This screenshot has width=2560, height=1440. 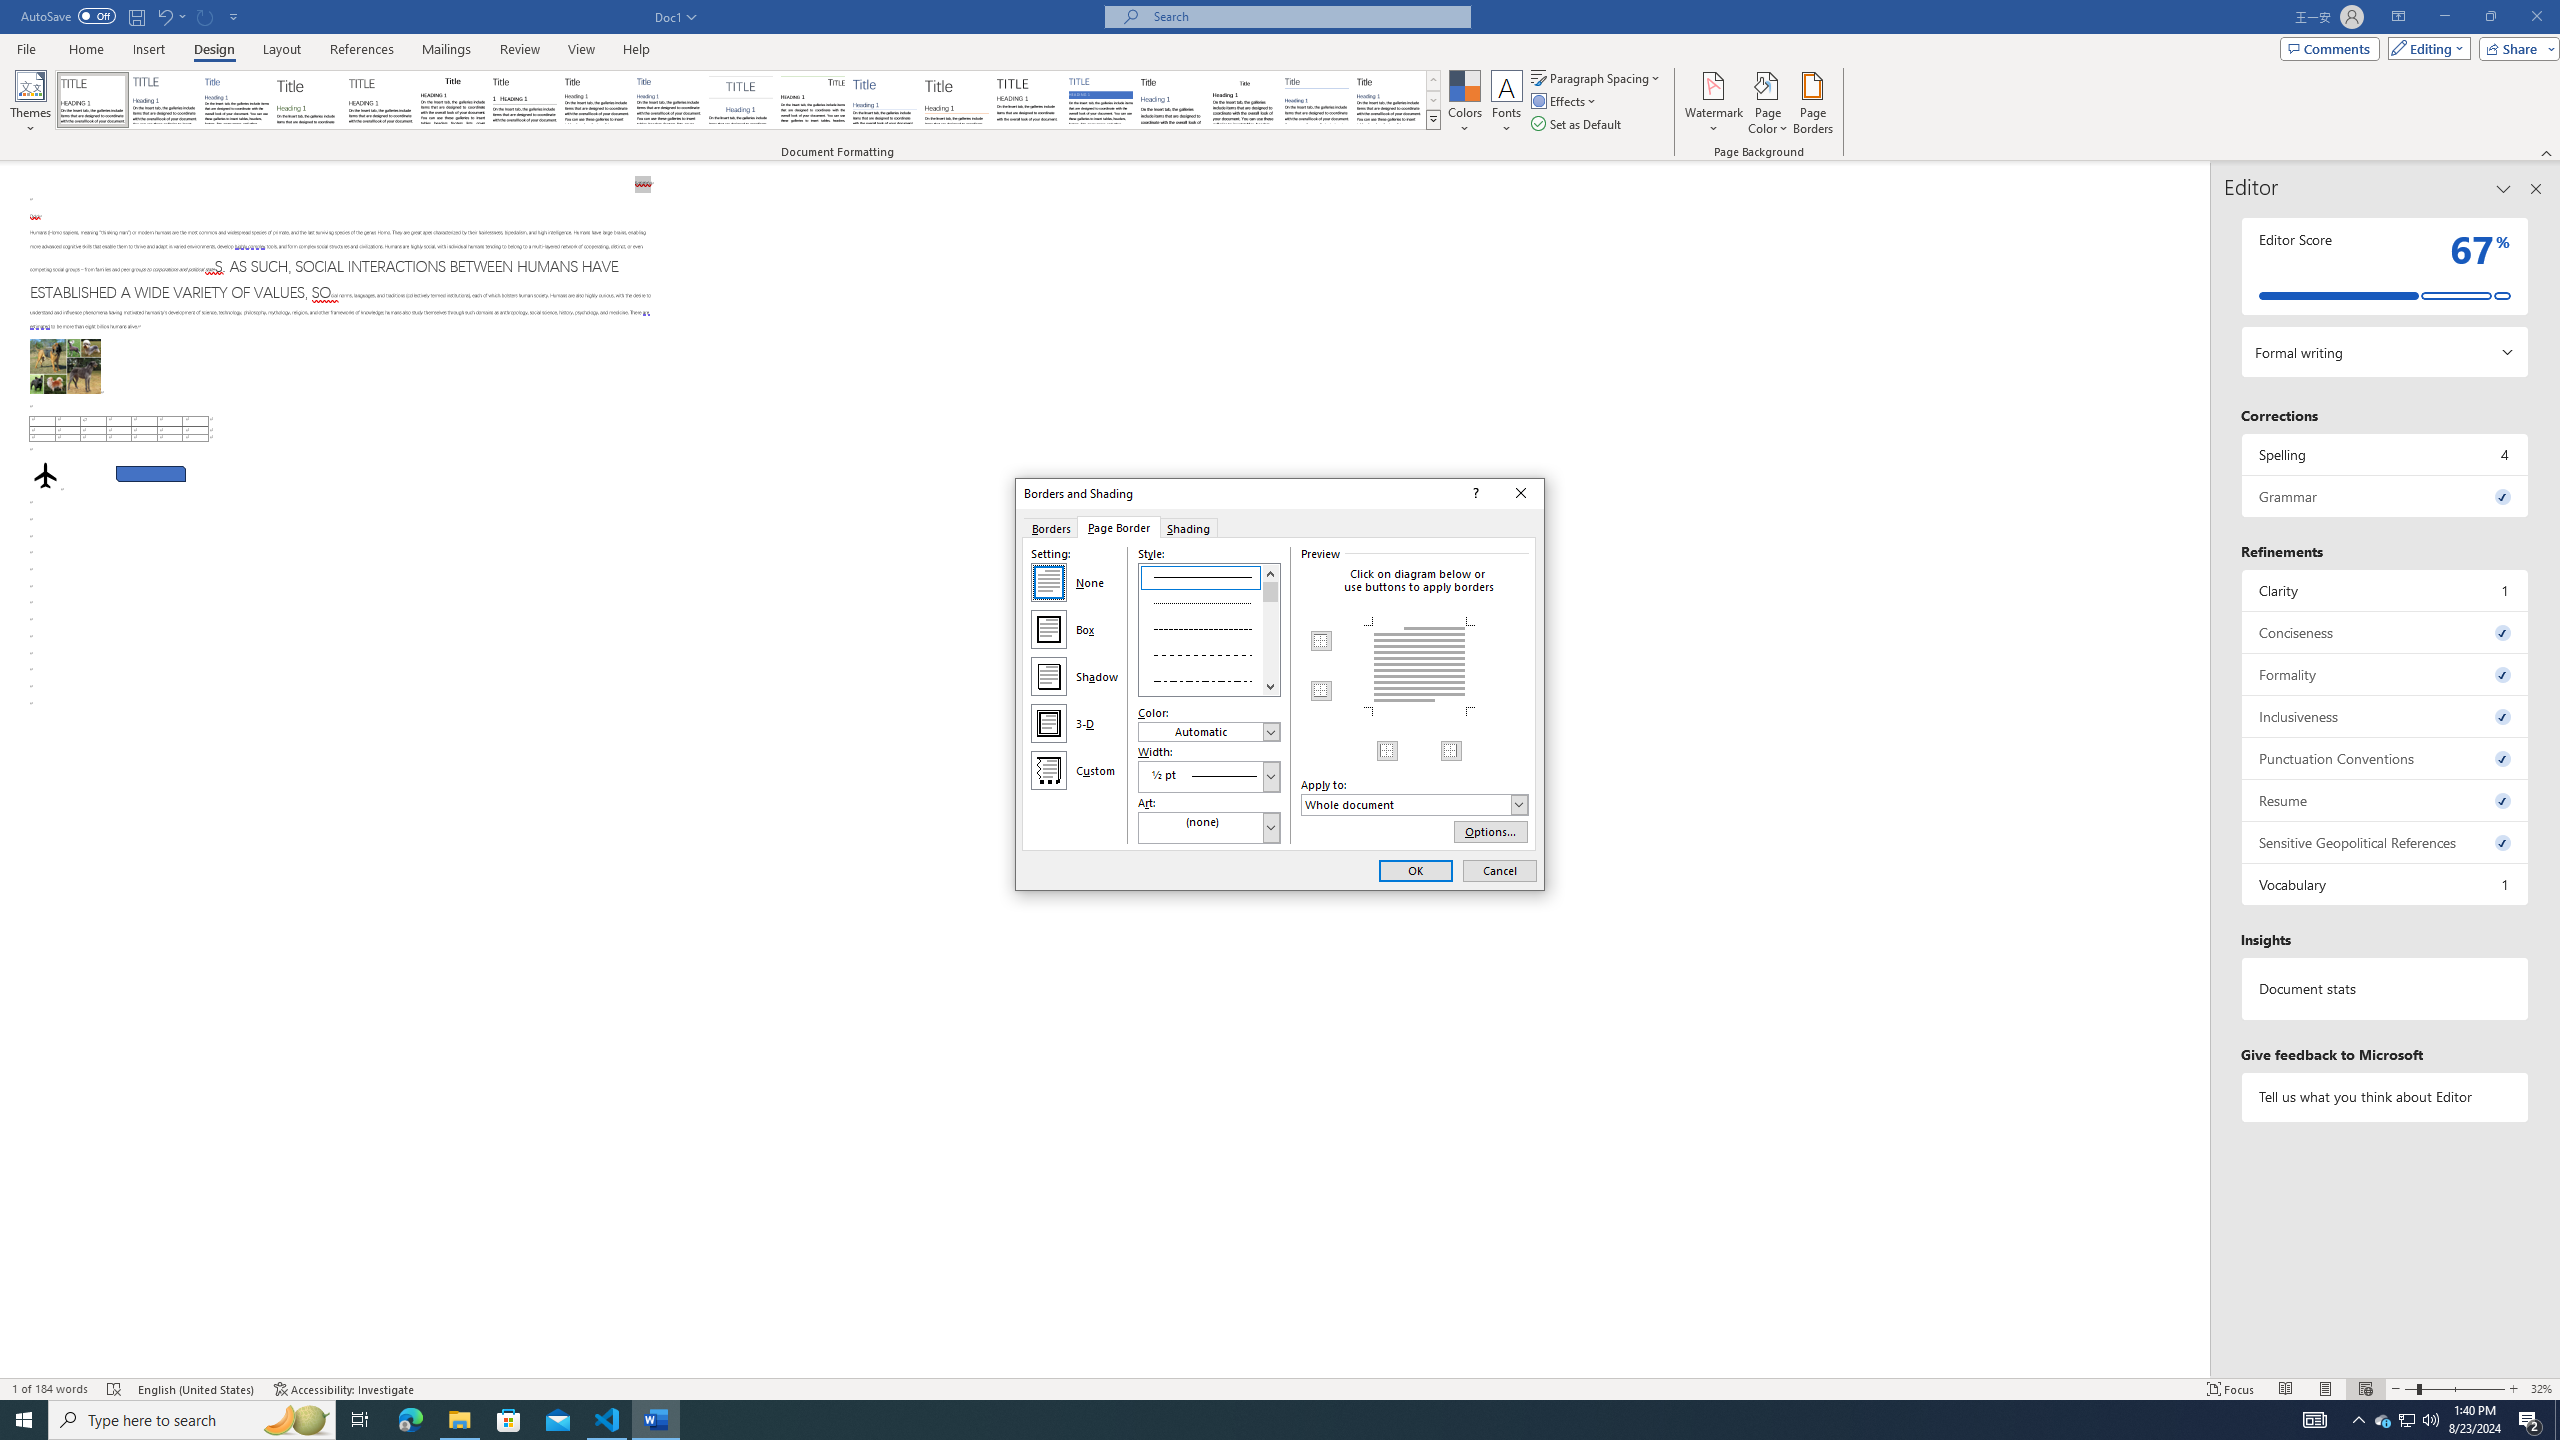 I want to click on 'User Promoted Notification Area', so click(x=2405, y=1418).